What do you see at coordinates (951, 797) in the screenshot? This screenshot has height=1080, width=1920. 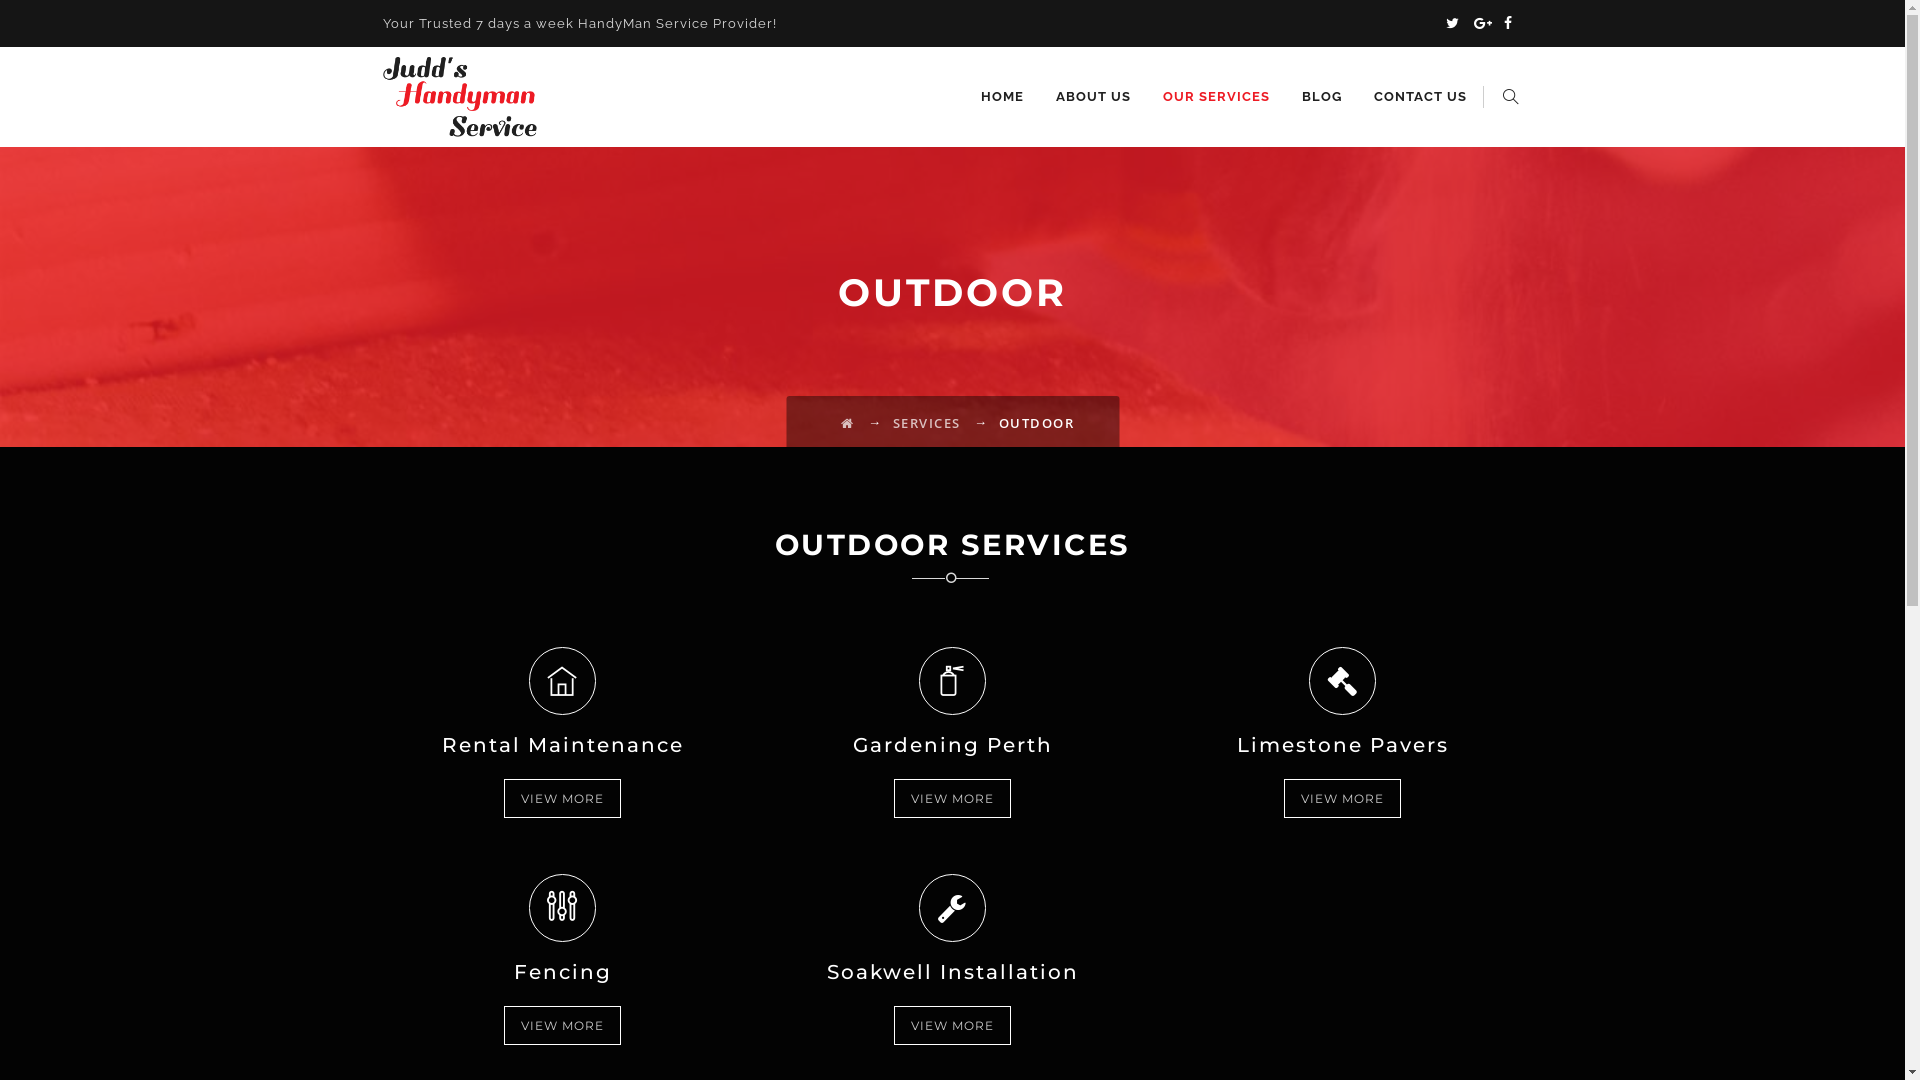 I see `'VIEW MORE'` at bounding box center [951, 797].